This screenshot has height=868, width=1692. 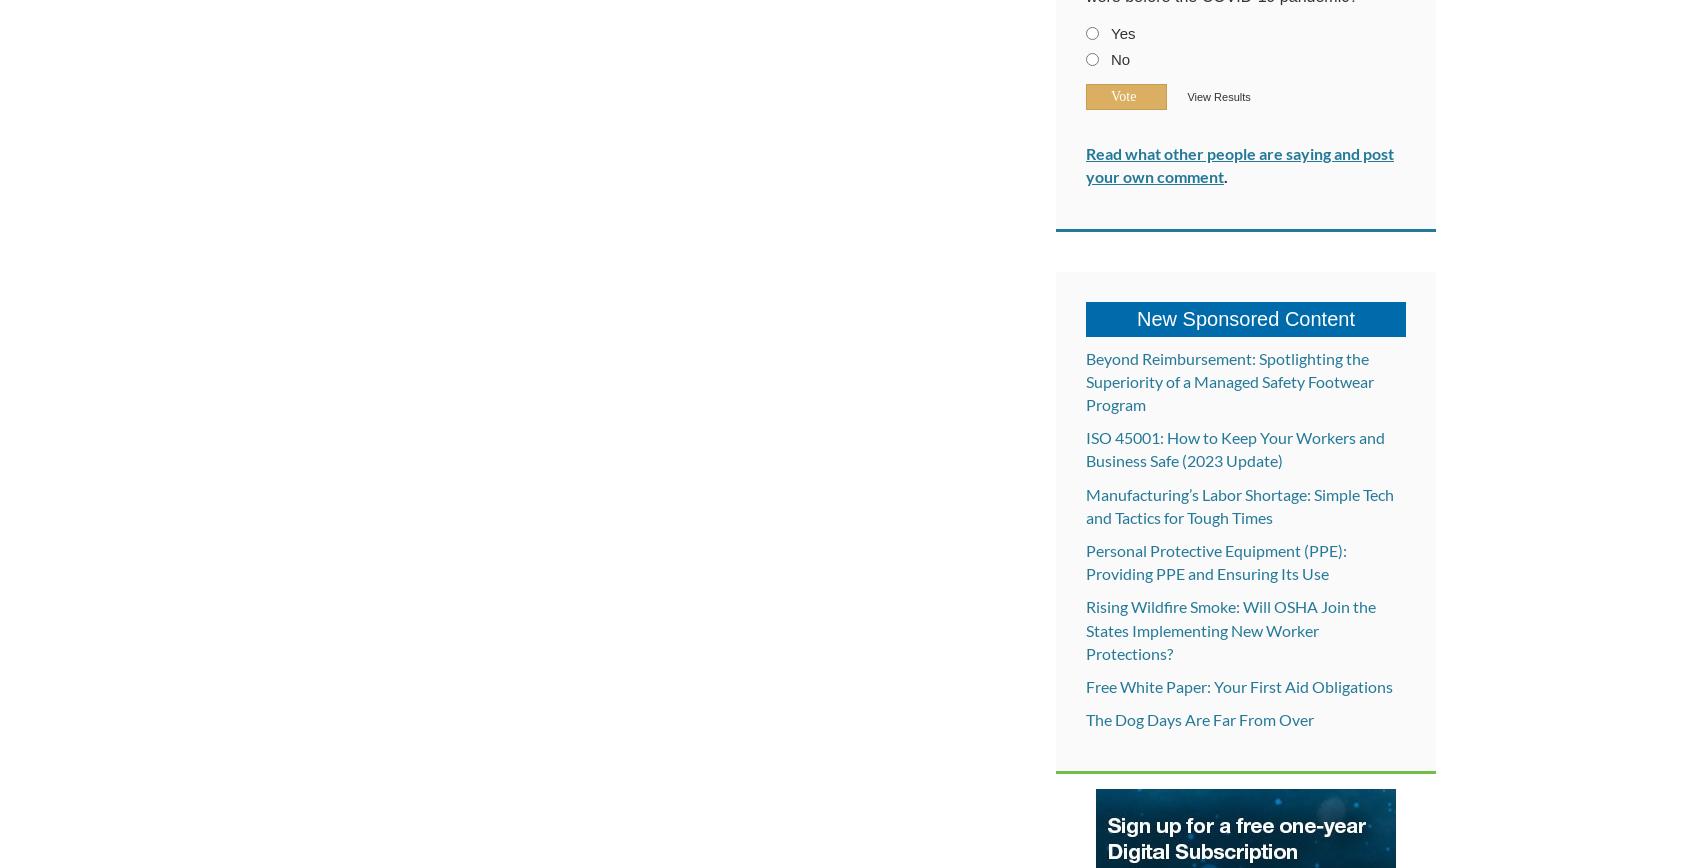 What do you see at coordinates (1085, 448) in the screenshot?
I see `'ISO 45001: How to Keep Your Workers and Business Safe (2023 Update)'` at bounding box center [1085, 448].